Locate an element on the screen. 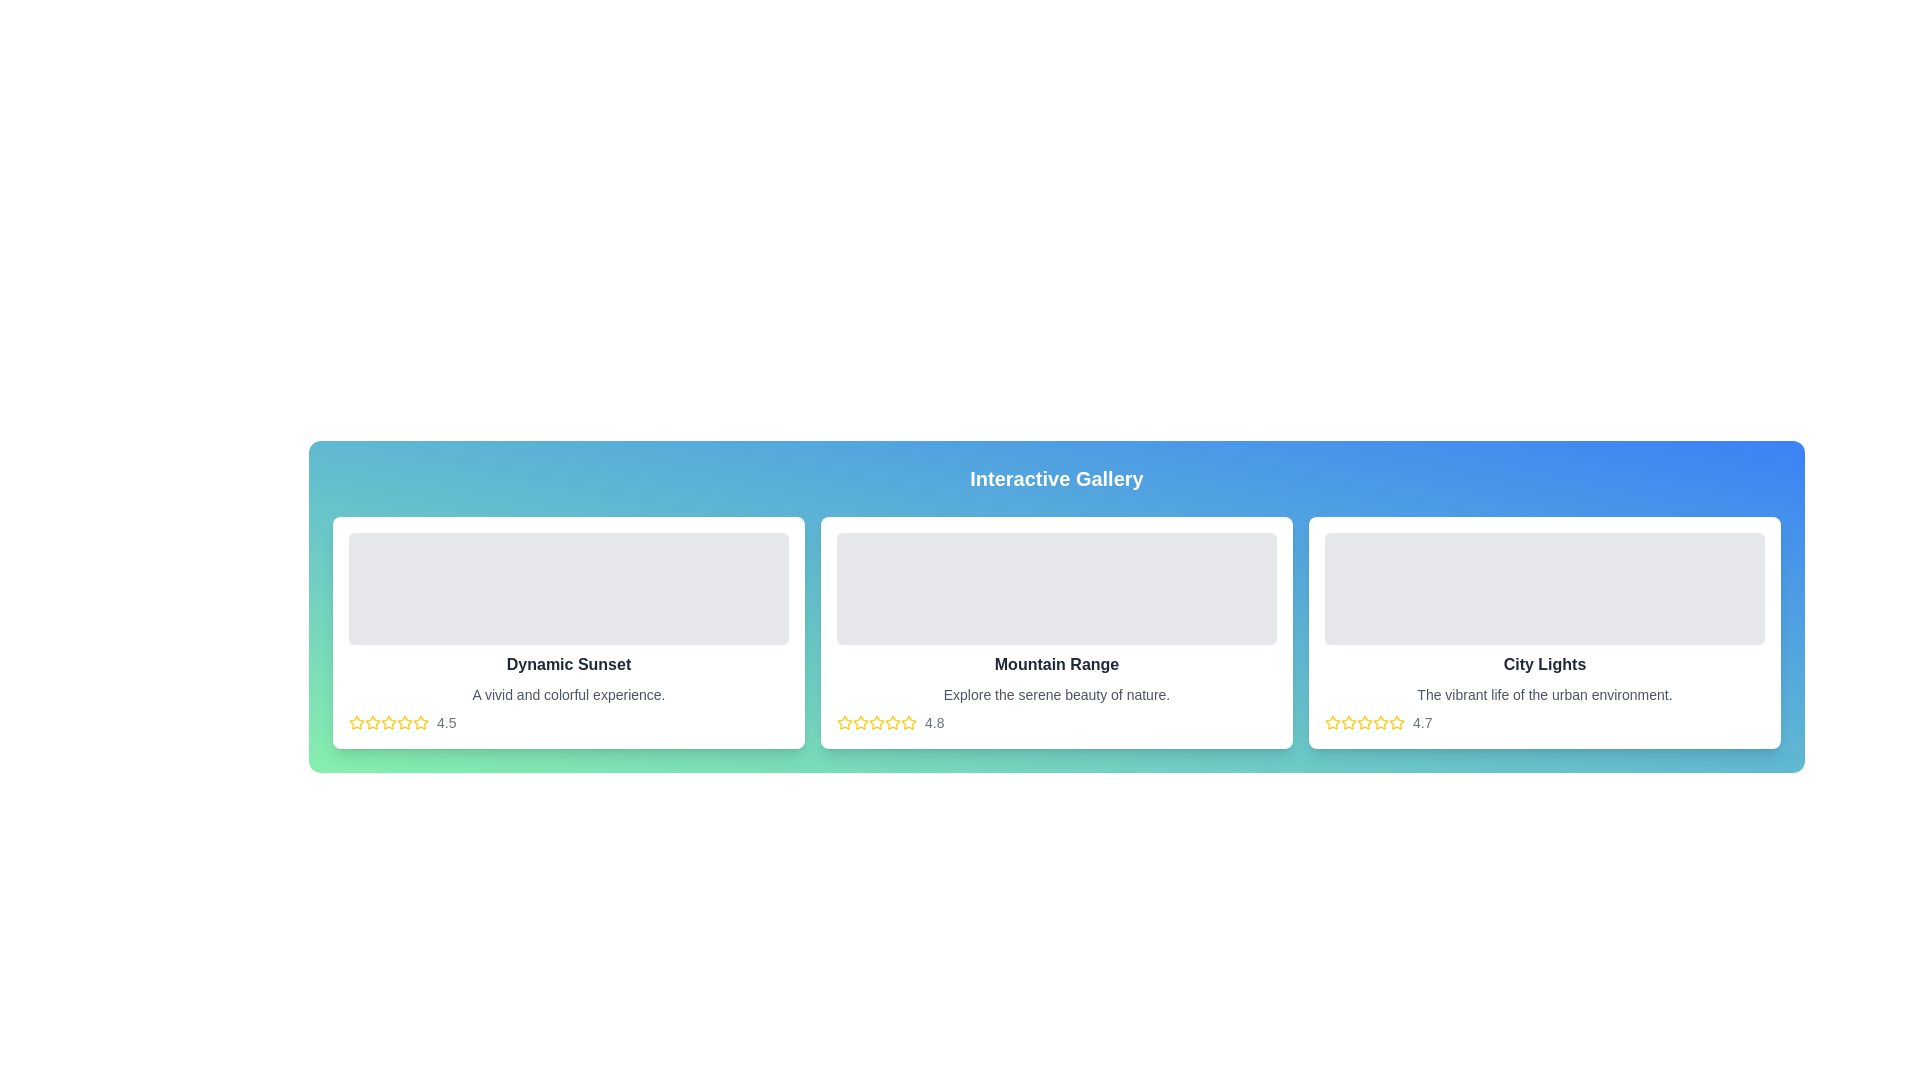 This screenshot has width=1920, height=1080. the fourth star icon in the rating row located directly below the 'City Lights' card description is located at coordinates (1395, 722).